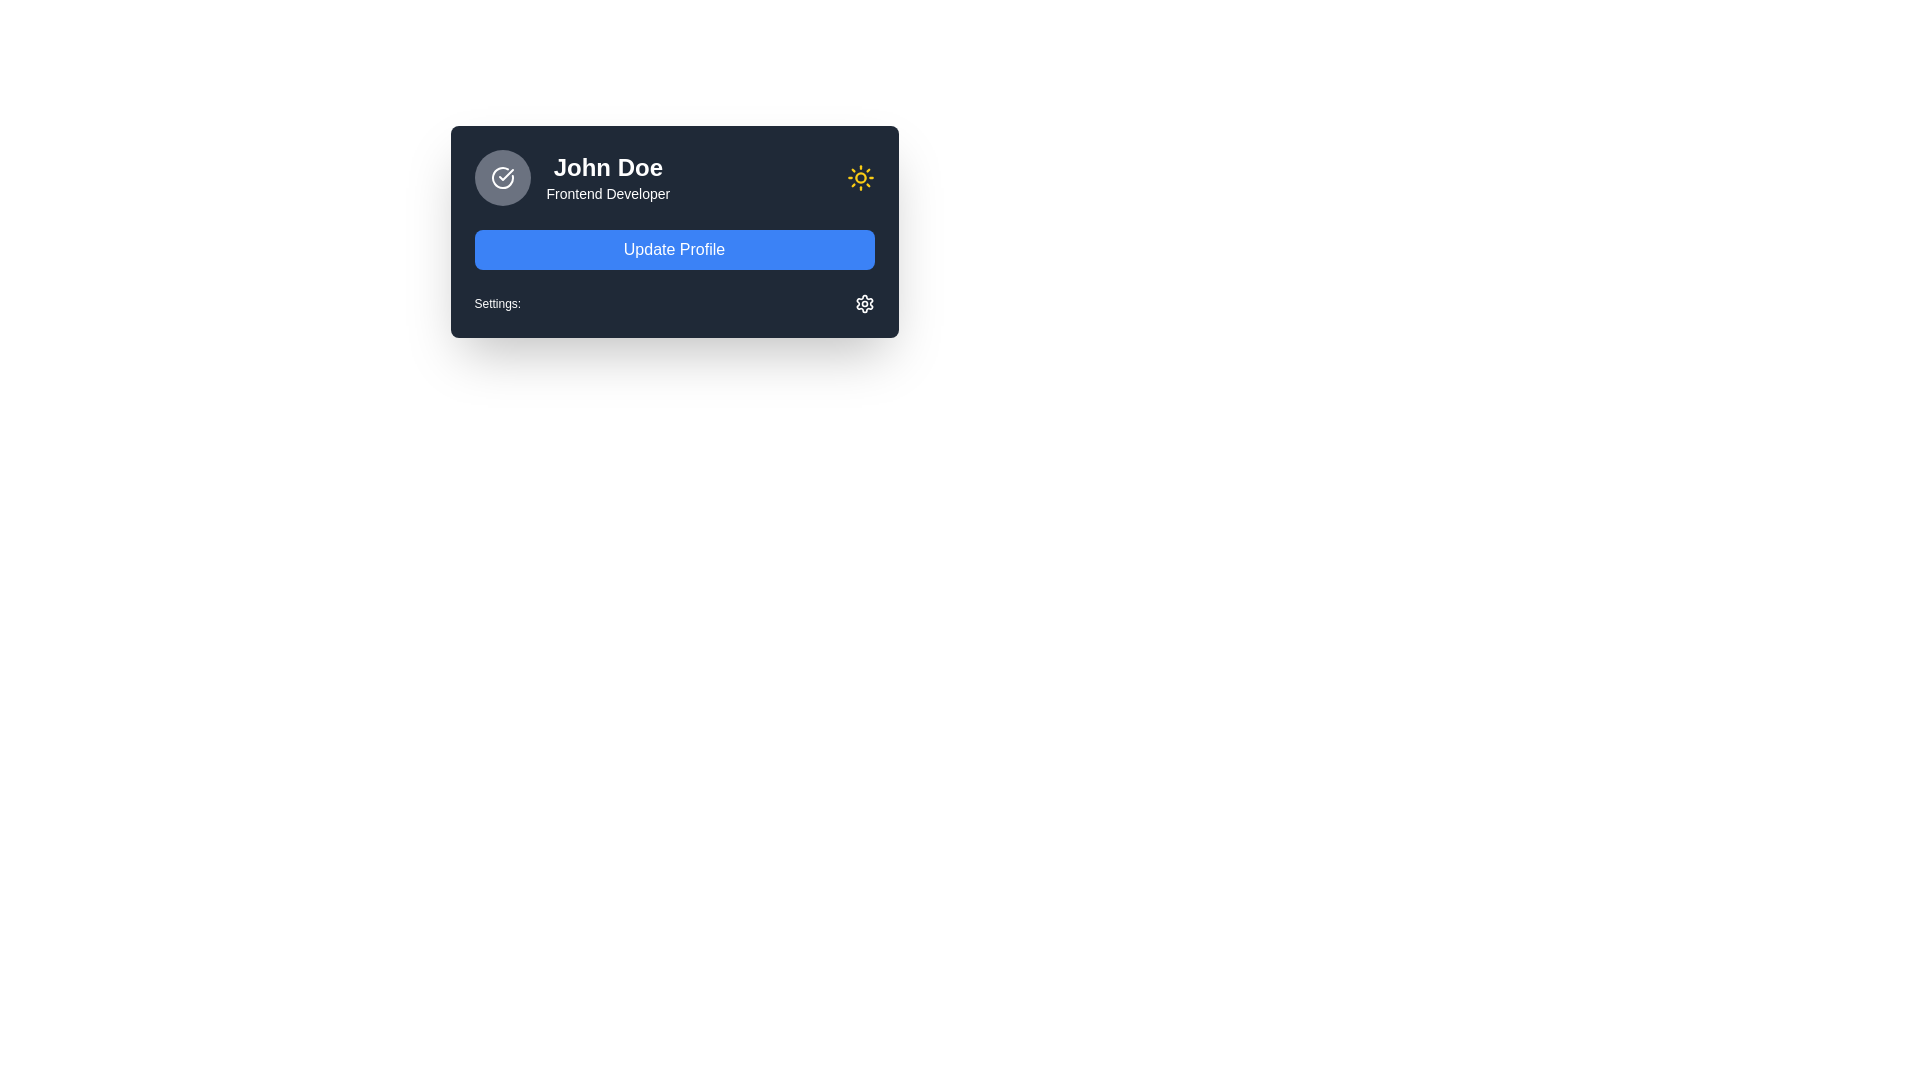 The width and height of the screenshot is (1920, 1080). Describe the element at coordinates (860, 176) in the screenshot. I see `the small circular sun icon located in the upper-right corner of the user information card` at that location.